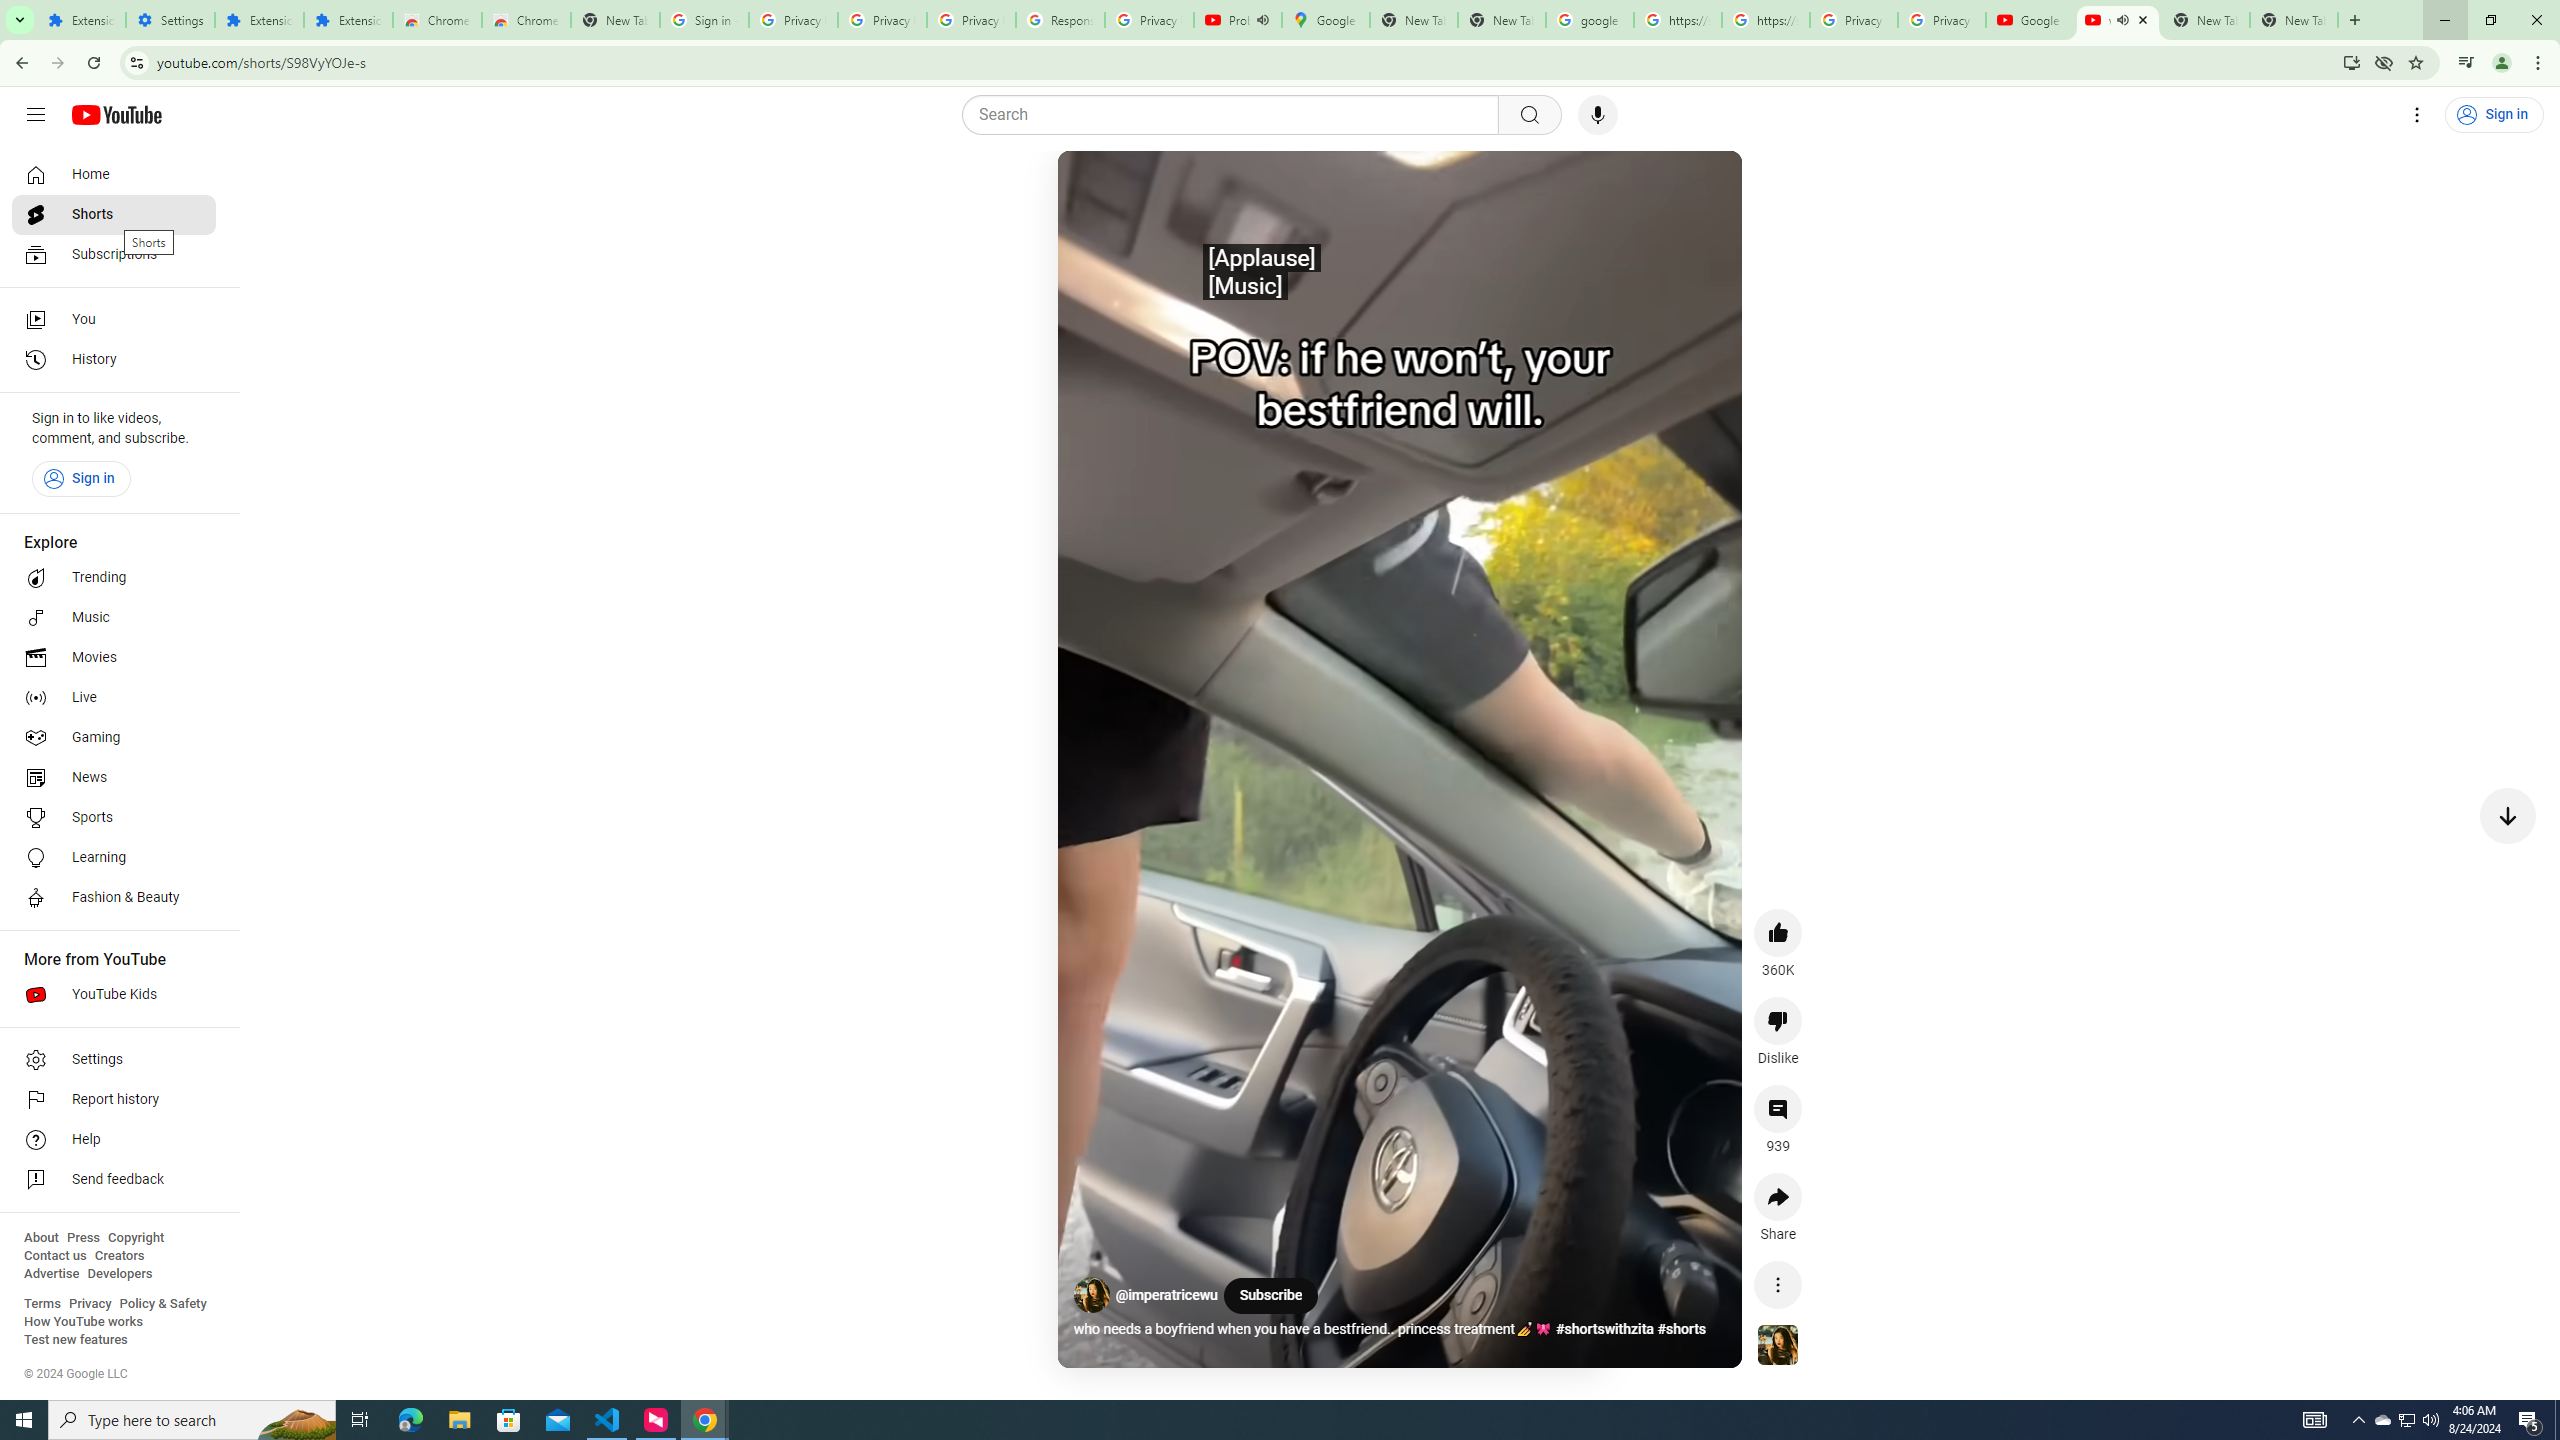  What do you see at coordinates (2507, 815) in the screenshot?
I see `'Next video'` at bounding box center [2507, 815].